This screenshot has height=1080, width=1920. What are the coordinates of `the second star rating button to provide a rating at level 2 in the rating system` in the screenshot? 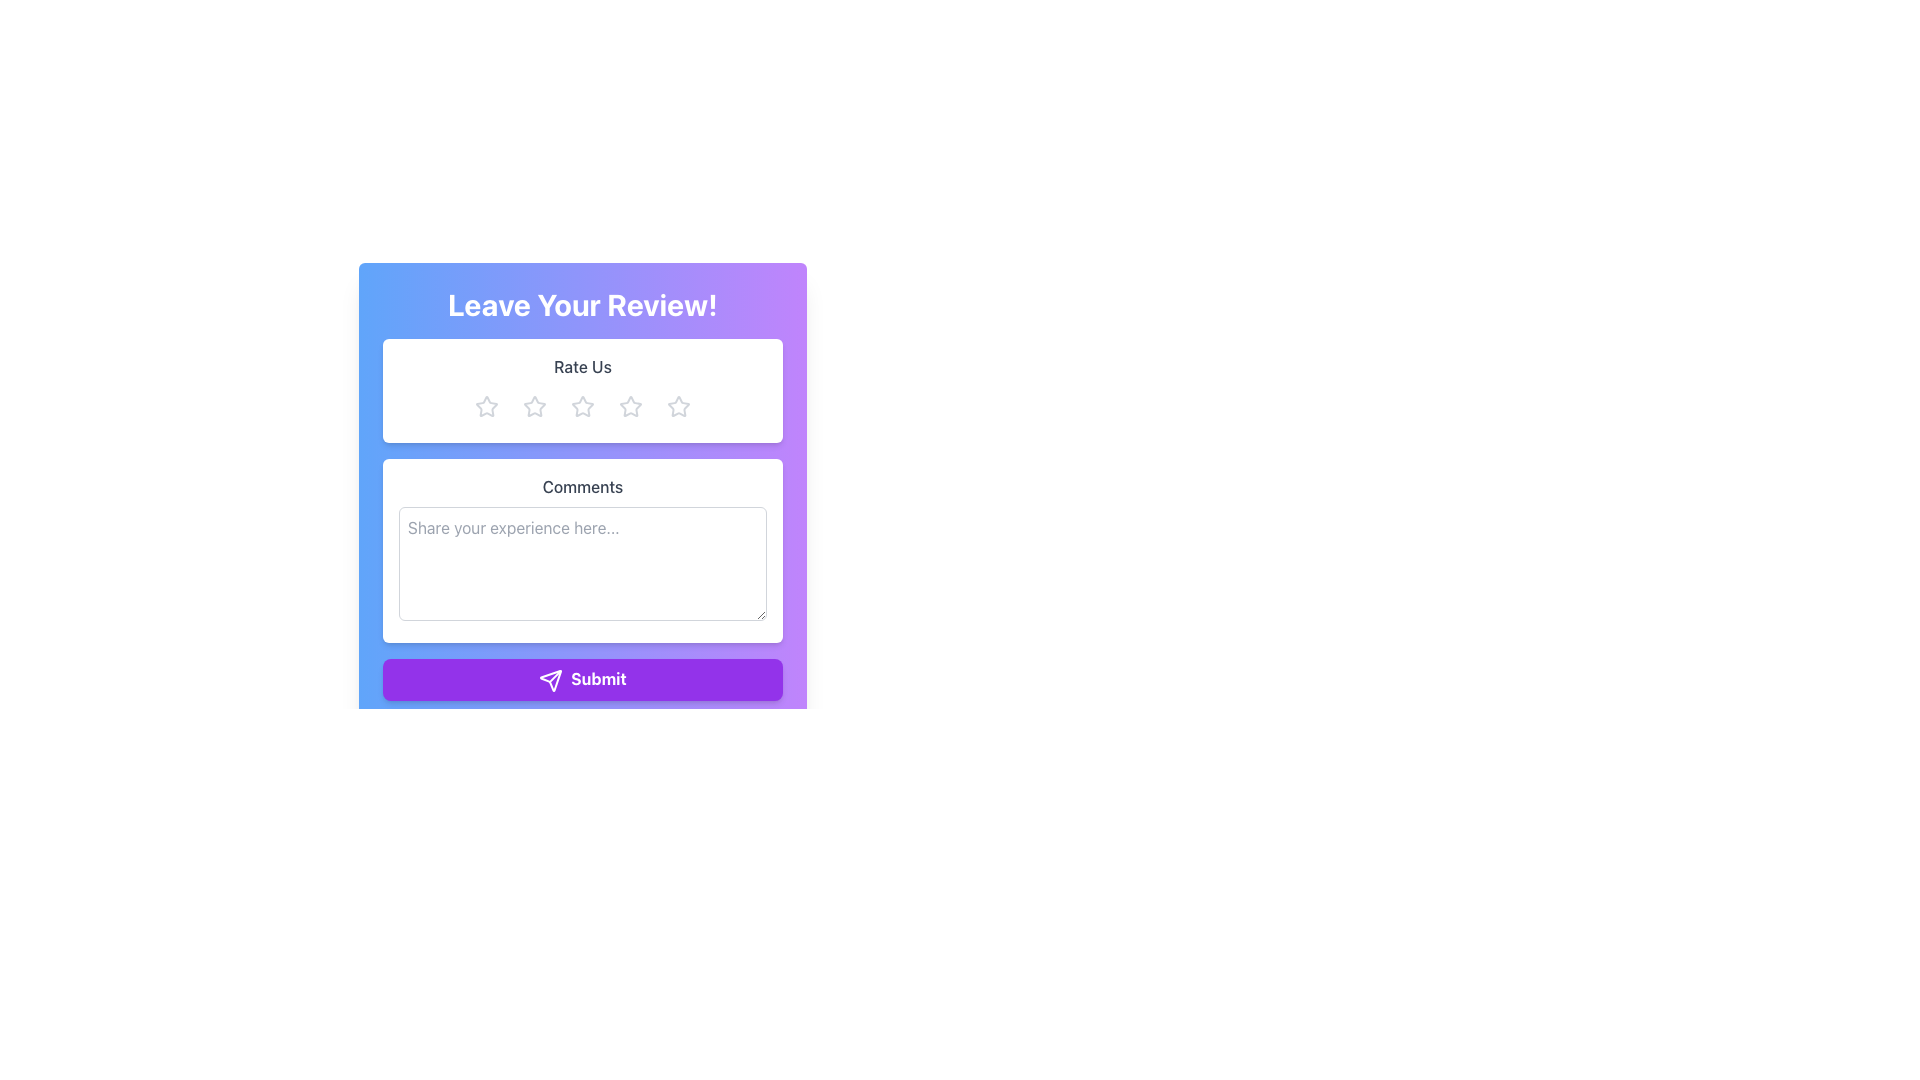 It's located at (534, 406).